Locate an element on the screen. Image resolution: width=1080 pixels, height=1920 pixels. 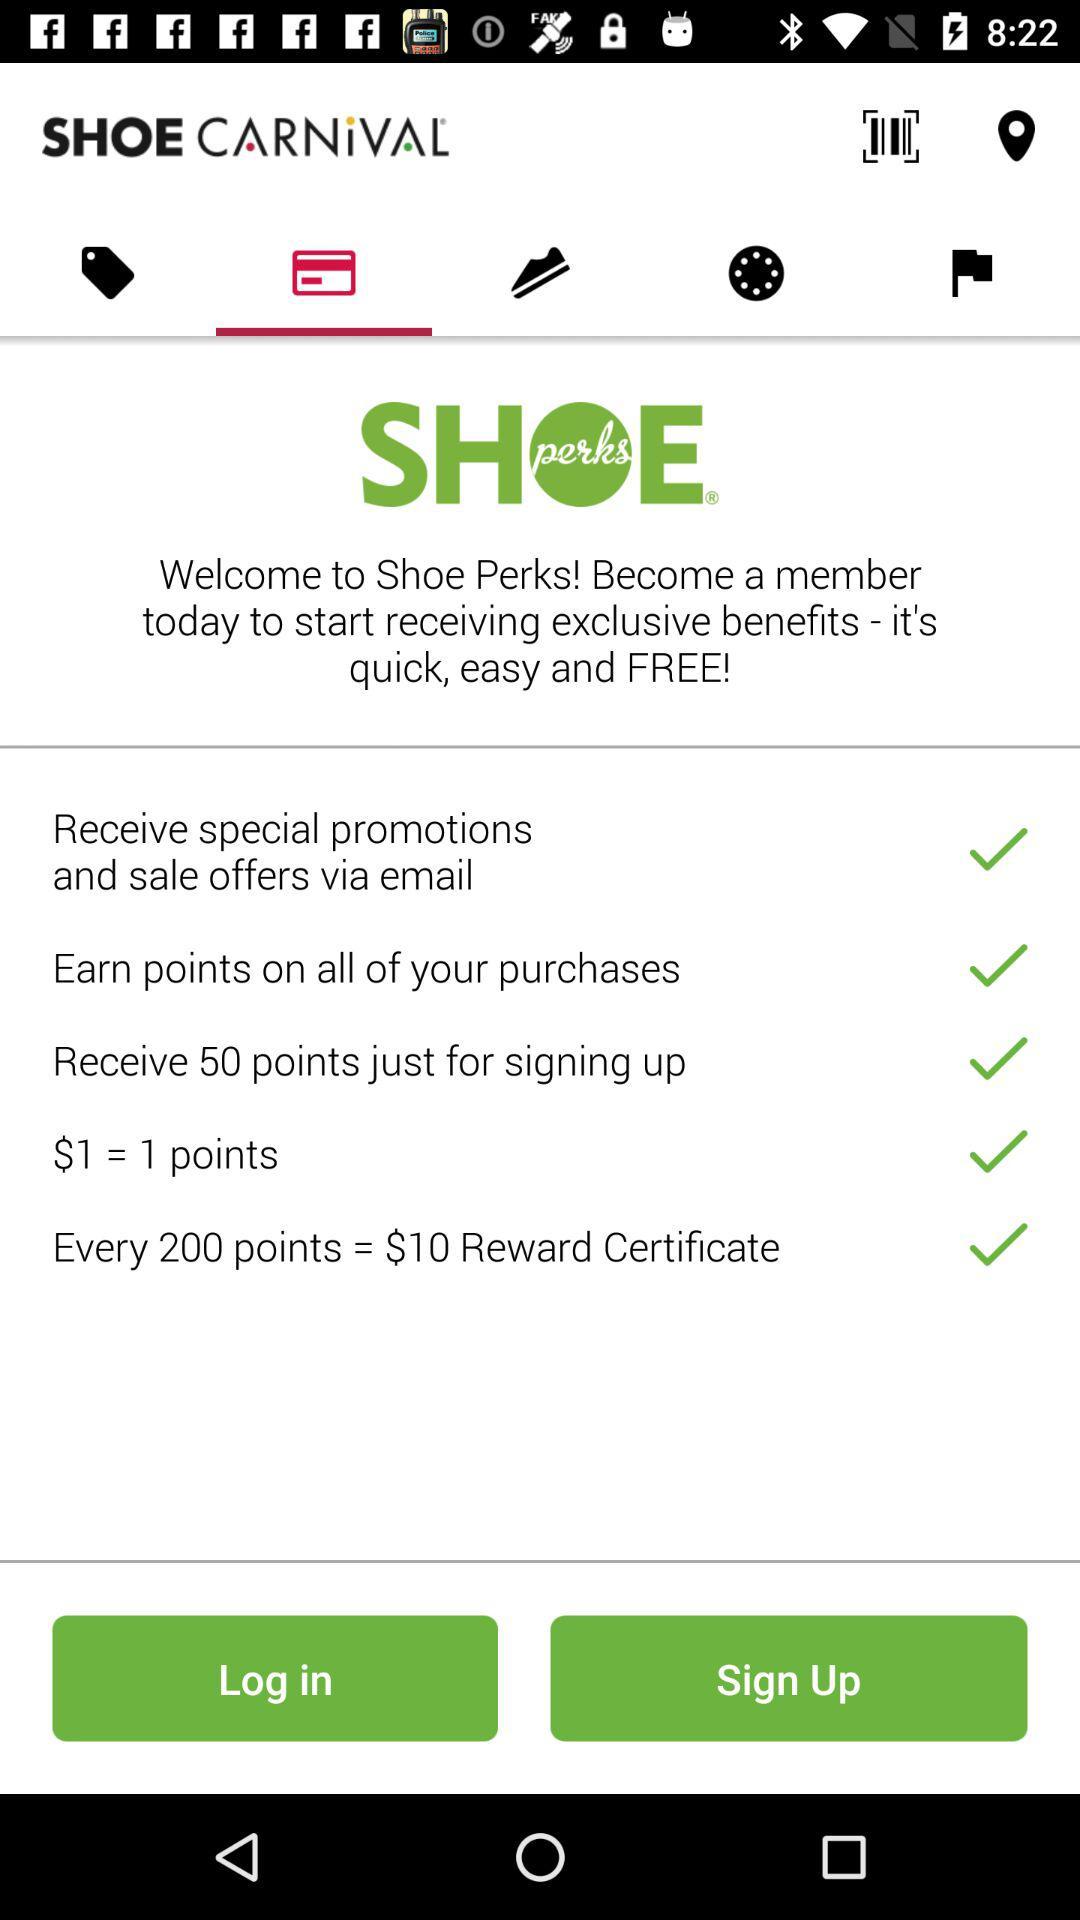
the symbol which is to the immediate left of navigation symbol is located at coordinates (890, 136).